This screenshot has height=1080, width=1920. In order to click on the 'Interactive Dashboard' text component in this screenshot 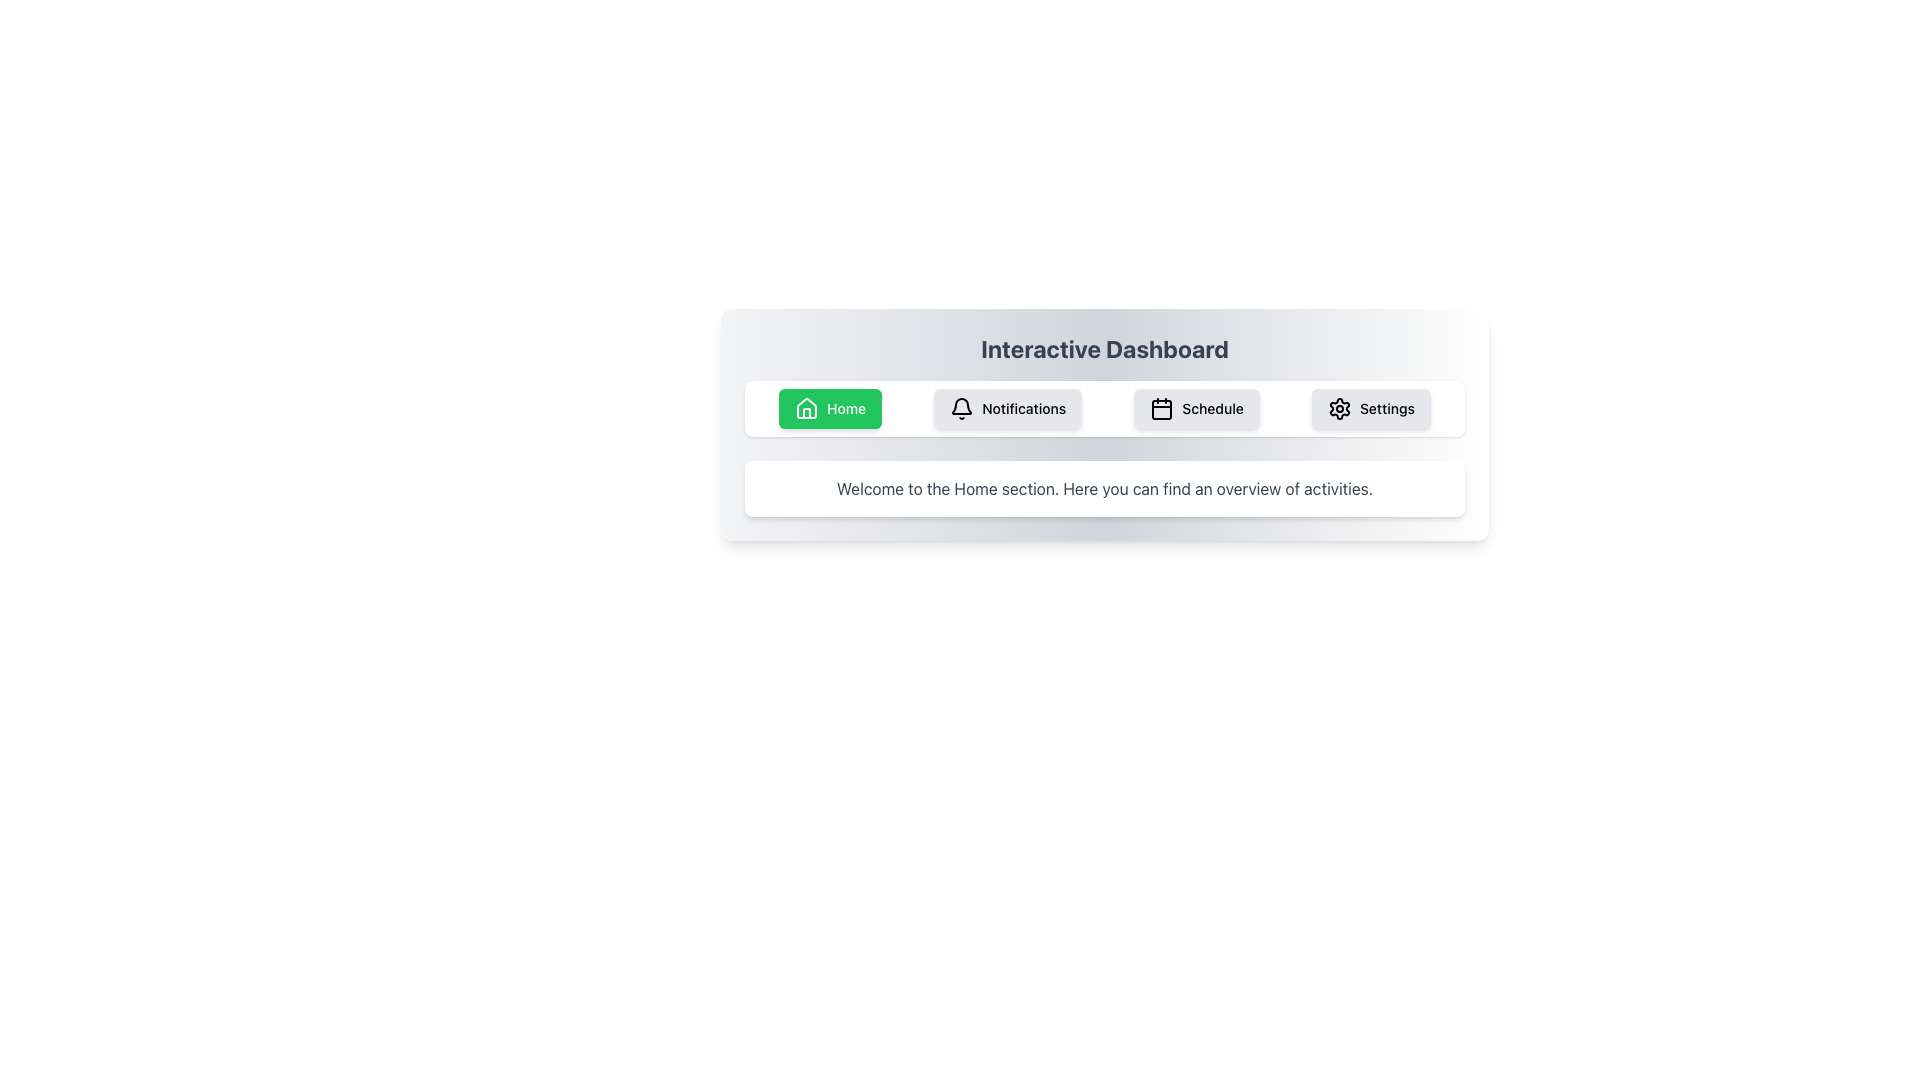, I will do `click(1103, 347)`.